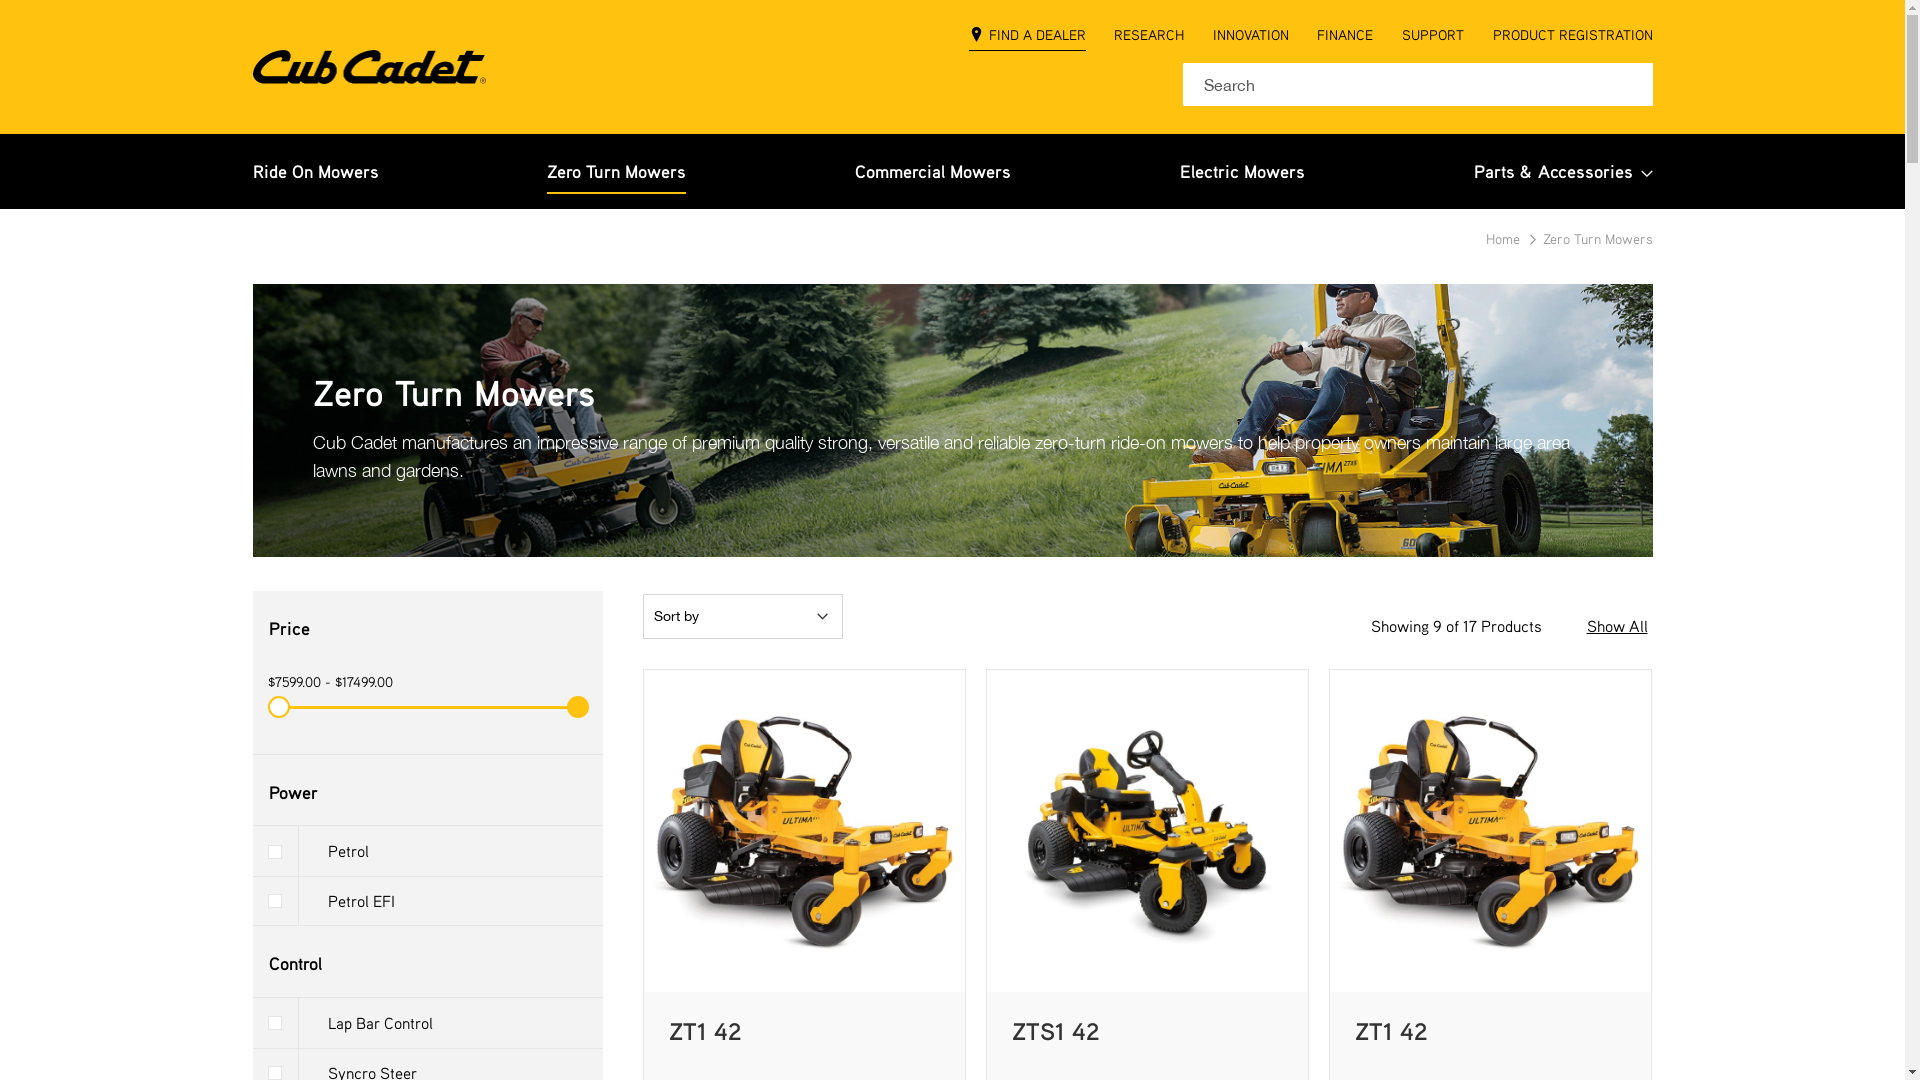  Describe the element at coordinates (1505, 237) in the screenshot. I see `'Home'` at that location.